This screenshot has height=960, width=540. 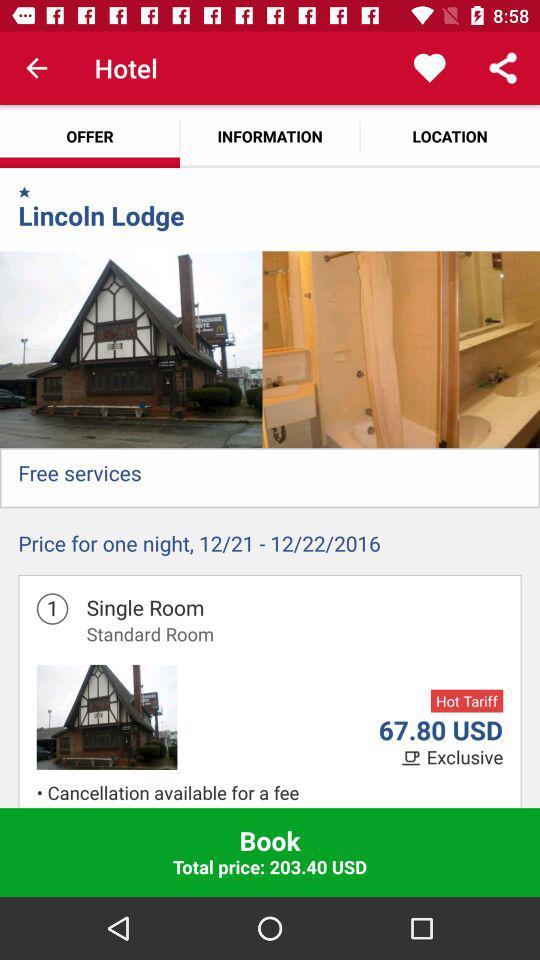 I want to click on the item above the free services, so click(x=131, y=349).